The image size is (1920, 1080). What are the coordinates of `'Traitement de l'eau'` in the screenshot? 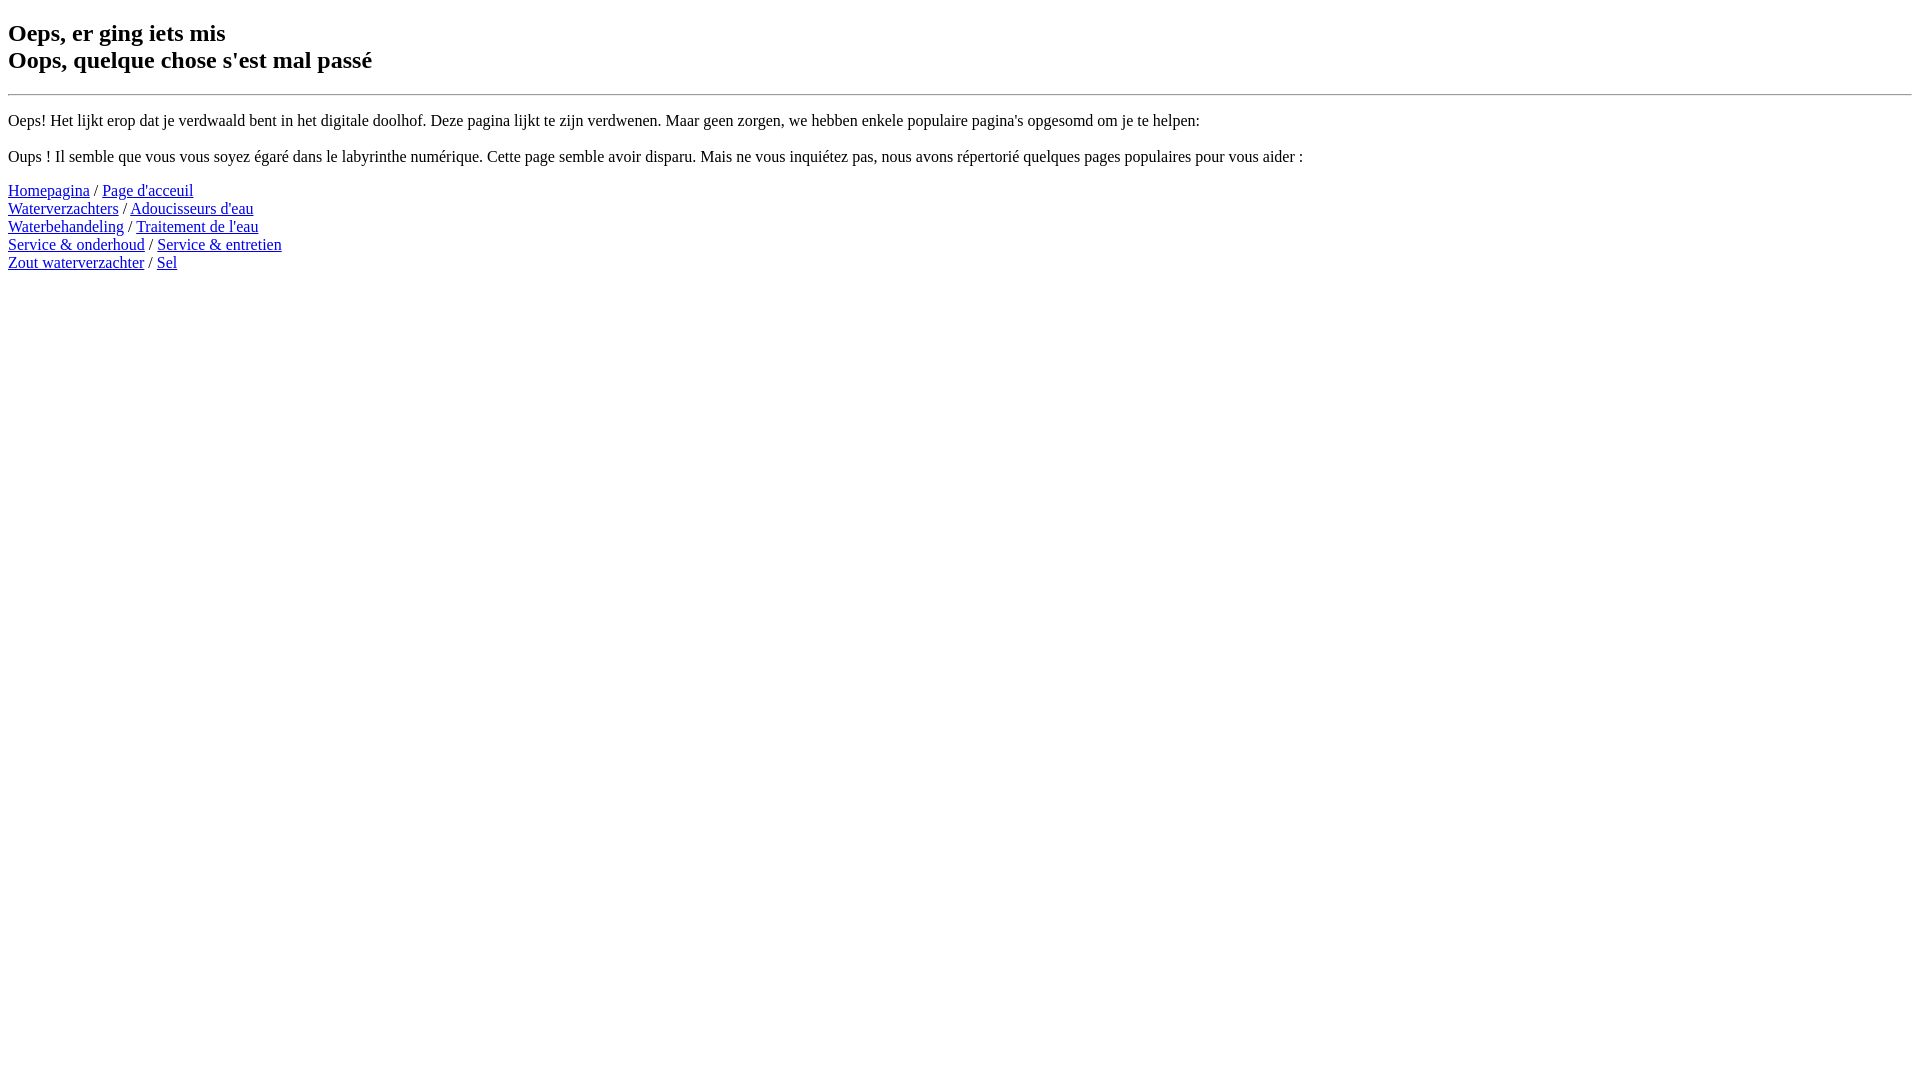 It's located at (196, 225).